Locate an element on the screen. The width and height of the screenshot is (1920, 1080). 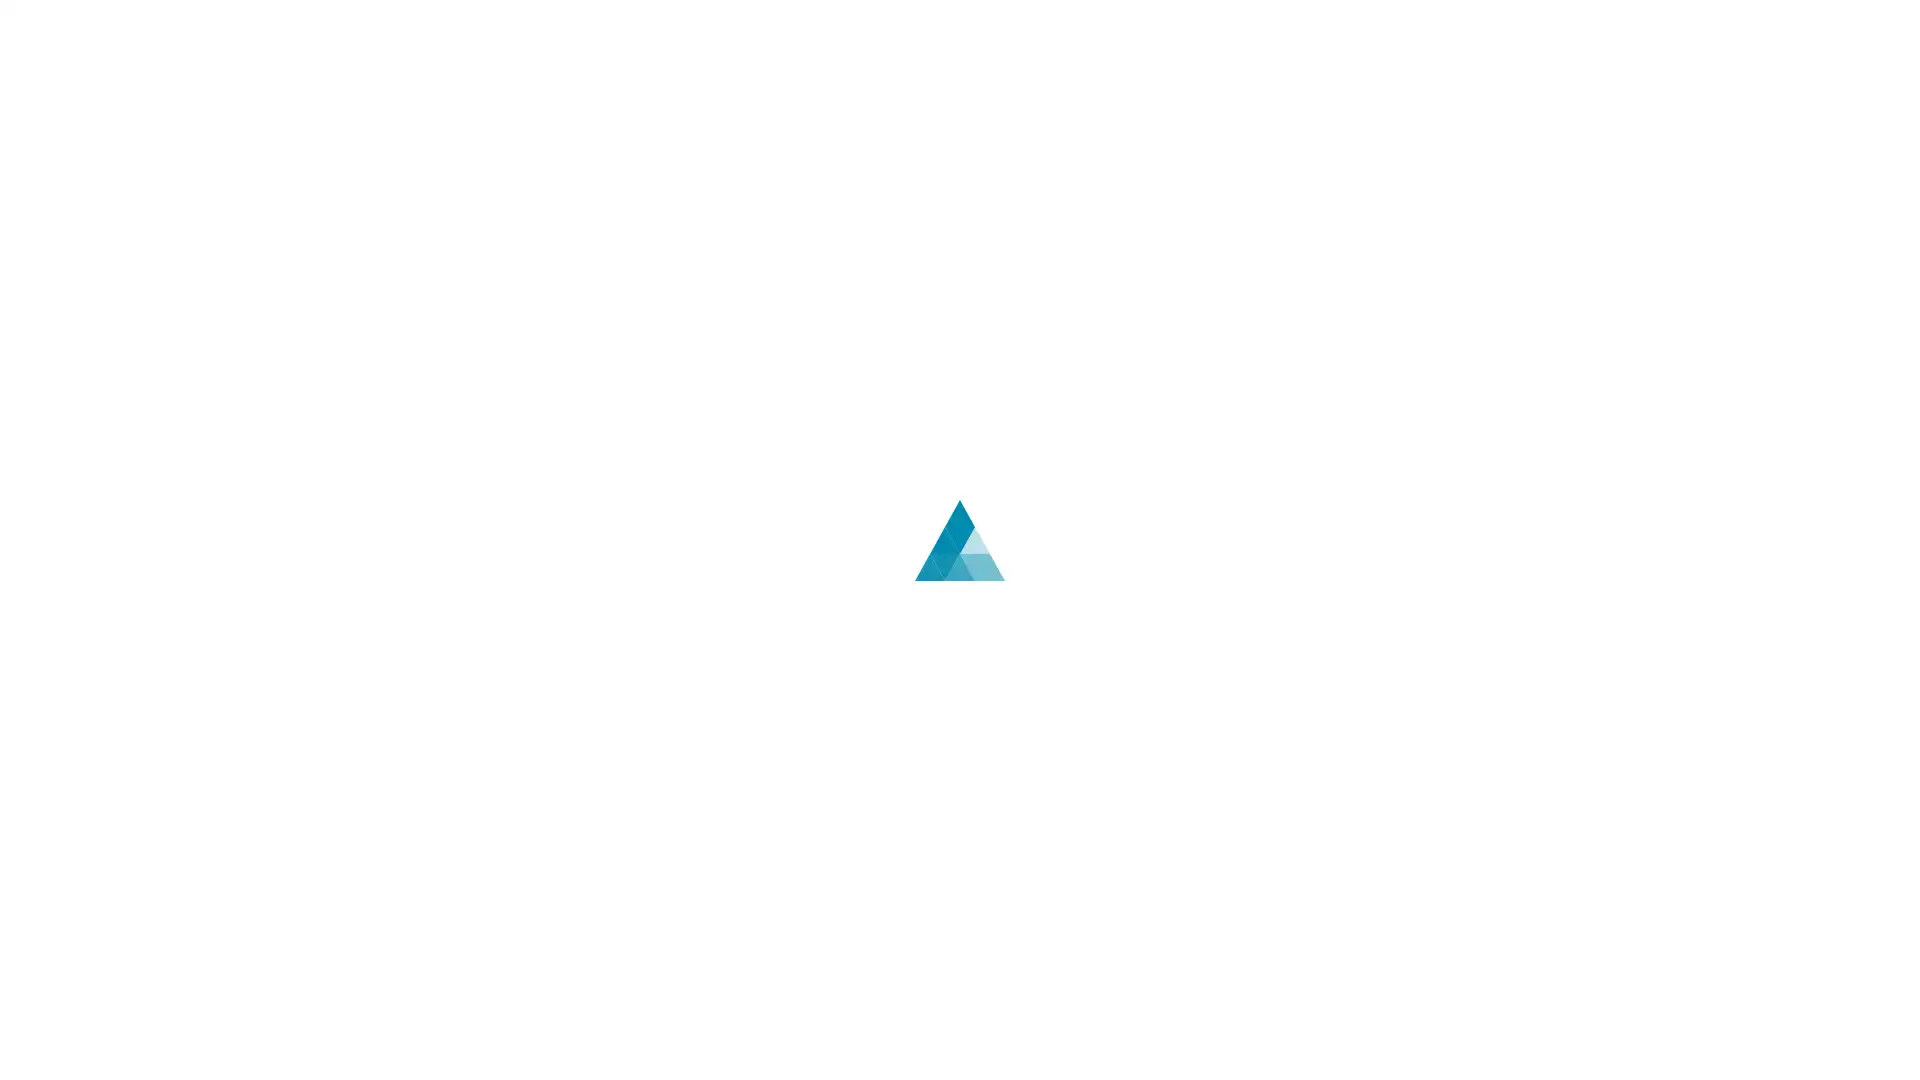
English is located at coordinates (1154, 765).